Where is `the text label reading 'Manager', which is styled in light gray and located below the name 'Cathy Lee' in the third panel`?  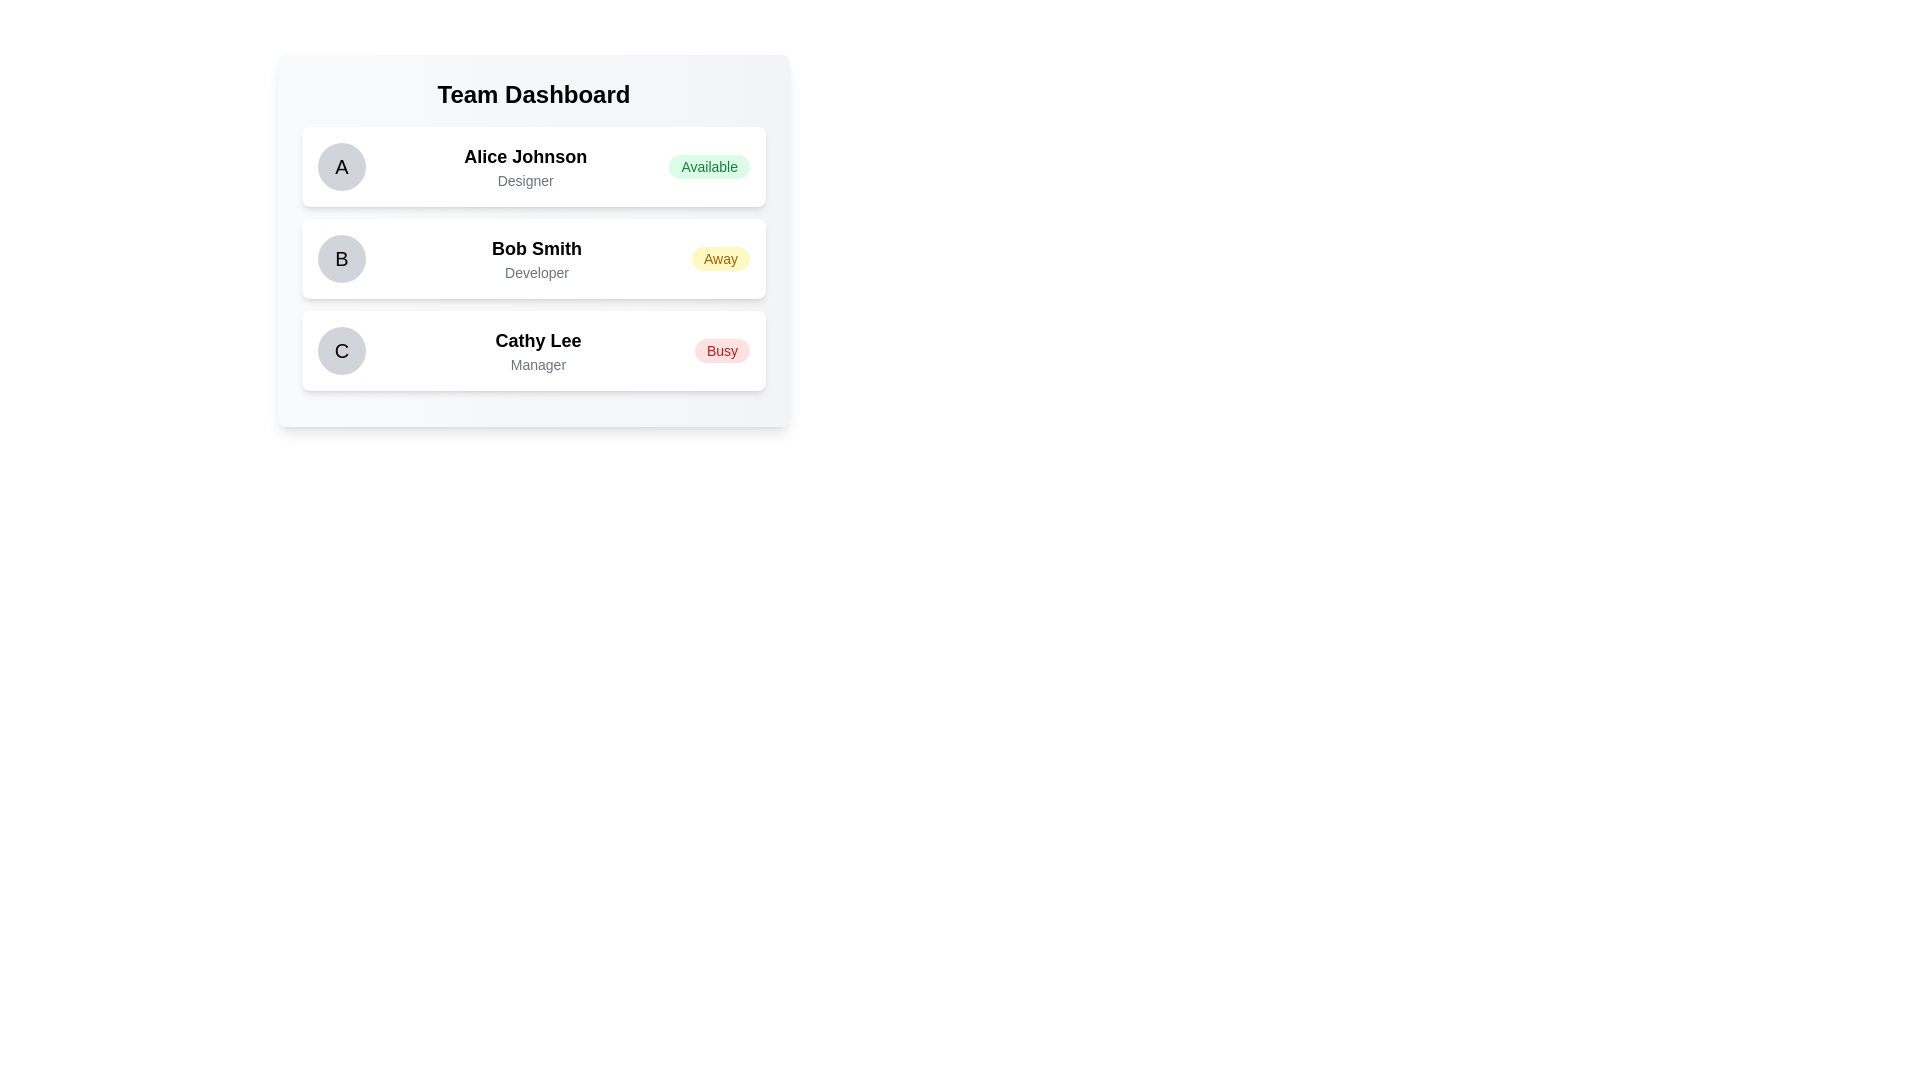 the text label reading 'Manager', which is styled in light gray and located below the name 'Cathy Lee' in the third panel is located at coordinates (538, 365).